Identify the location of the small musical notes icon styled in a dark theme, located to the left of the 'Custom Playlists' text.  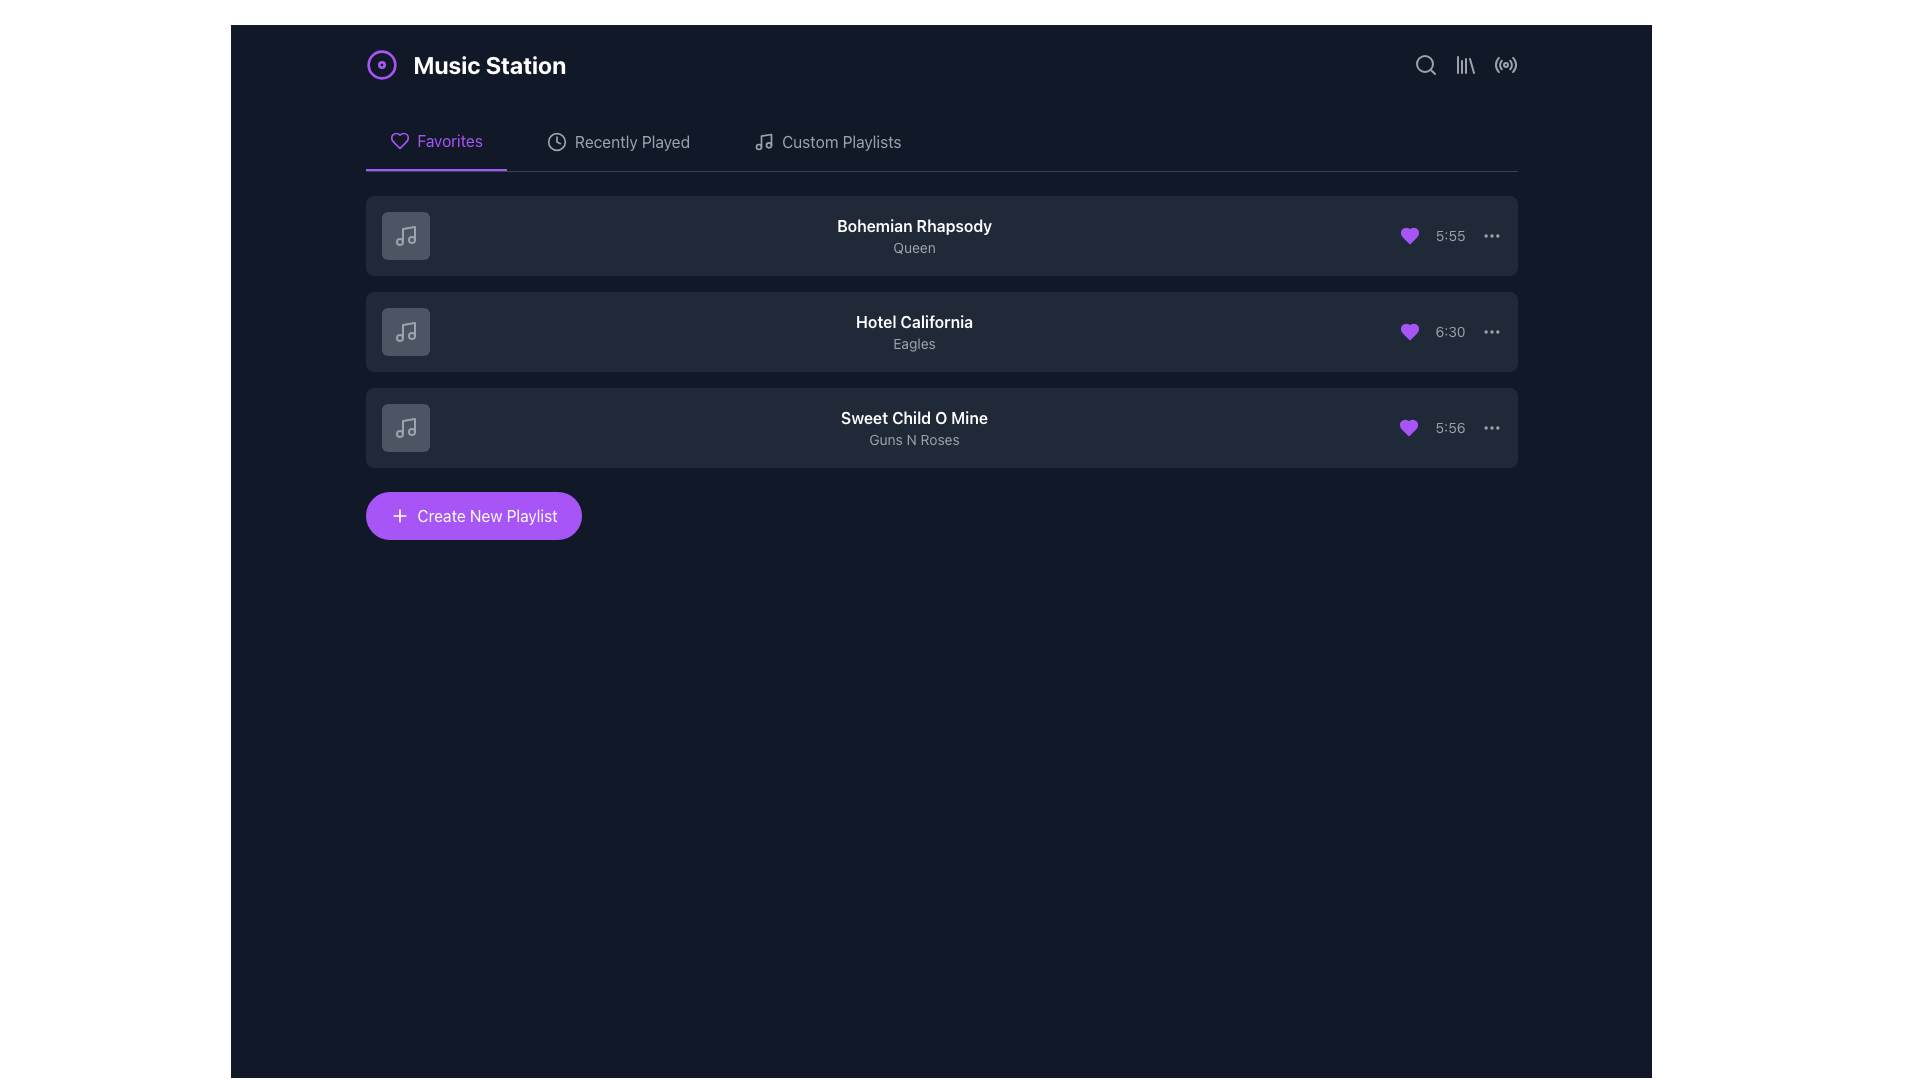
(763, 141).